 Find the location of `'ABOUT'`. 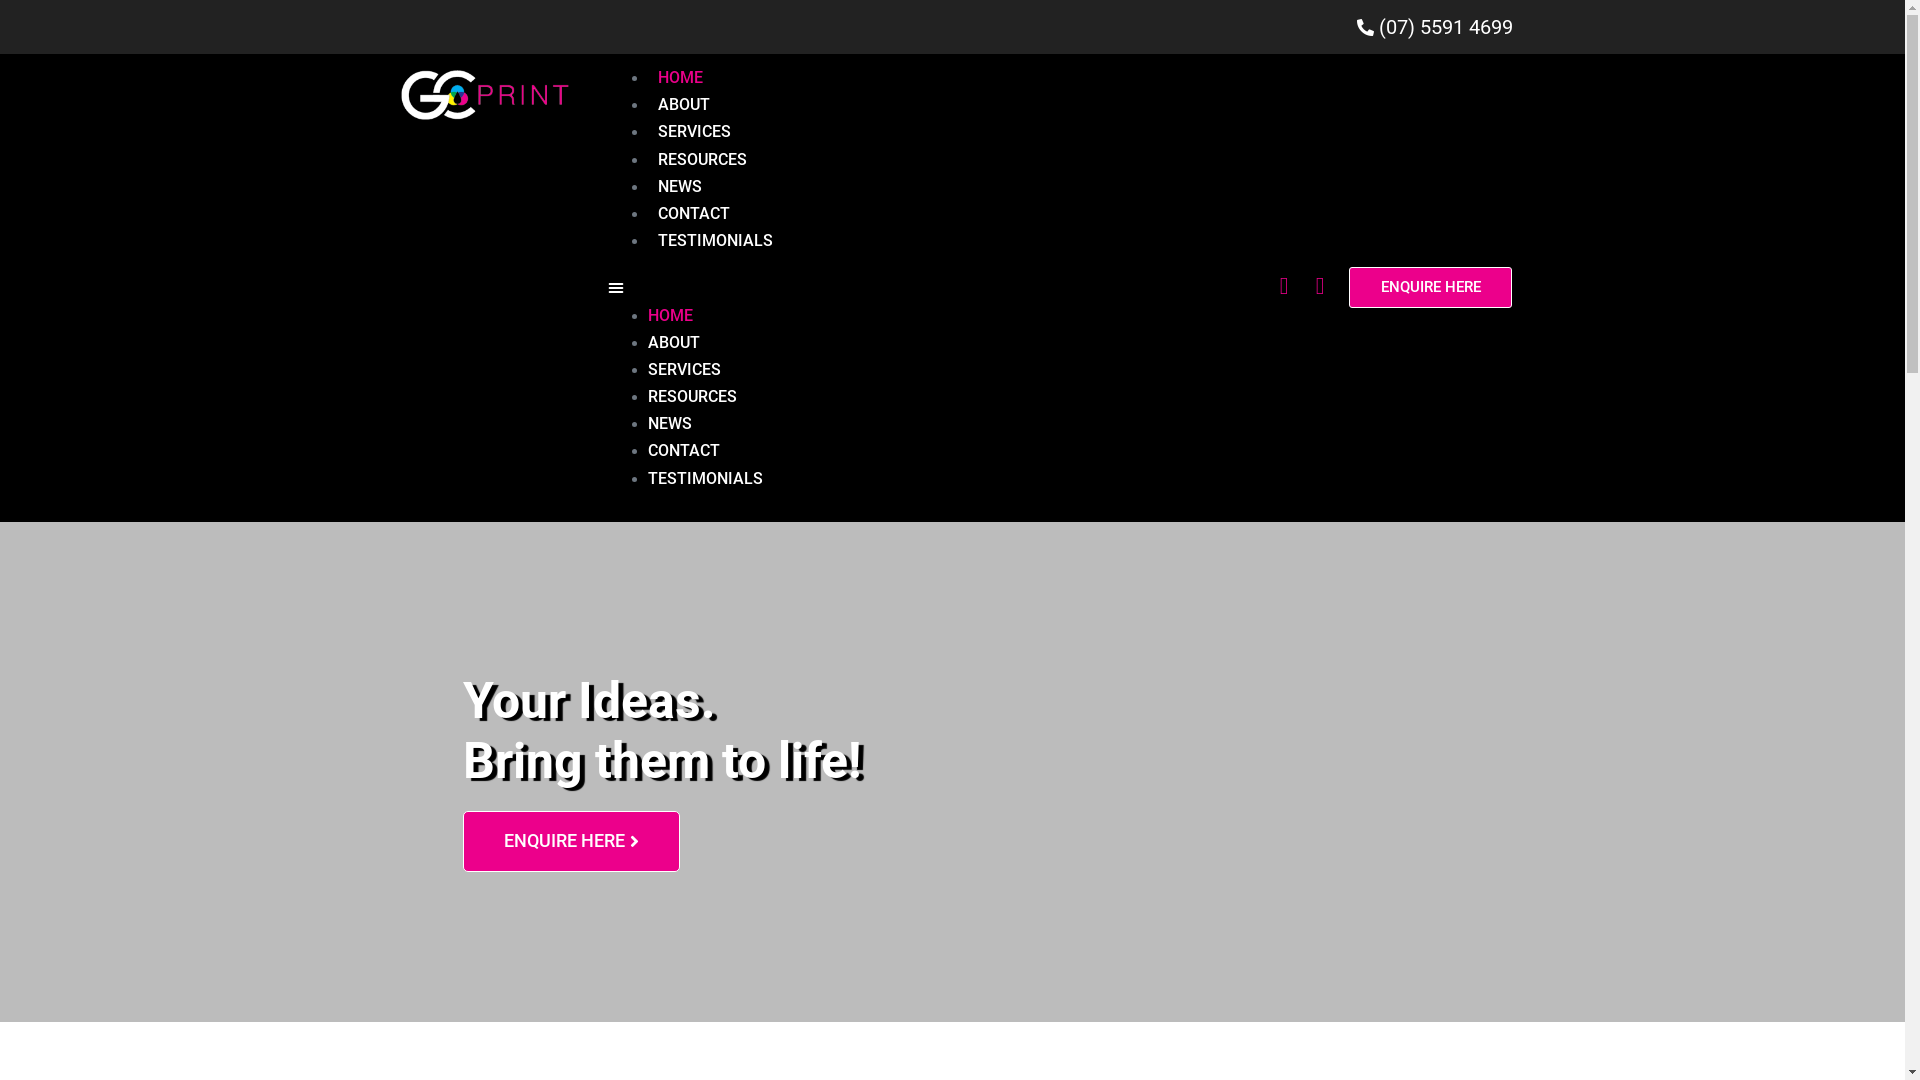

'ABOUT' is located at coordinates (684, 104).